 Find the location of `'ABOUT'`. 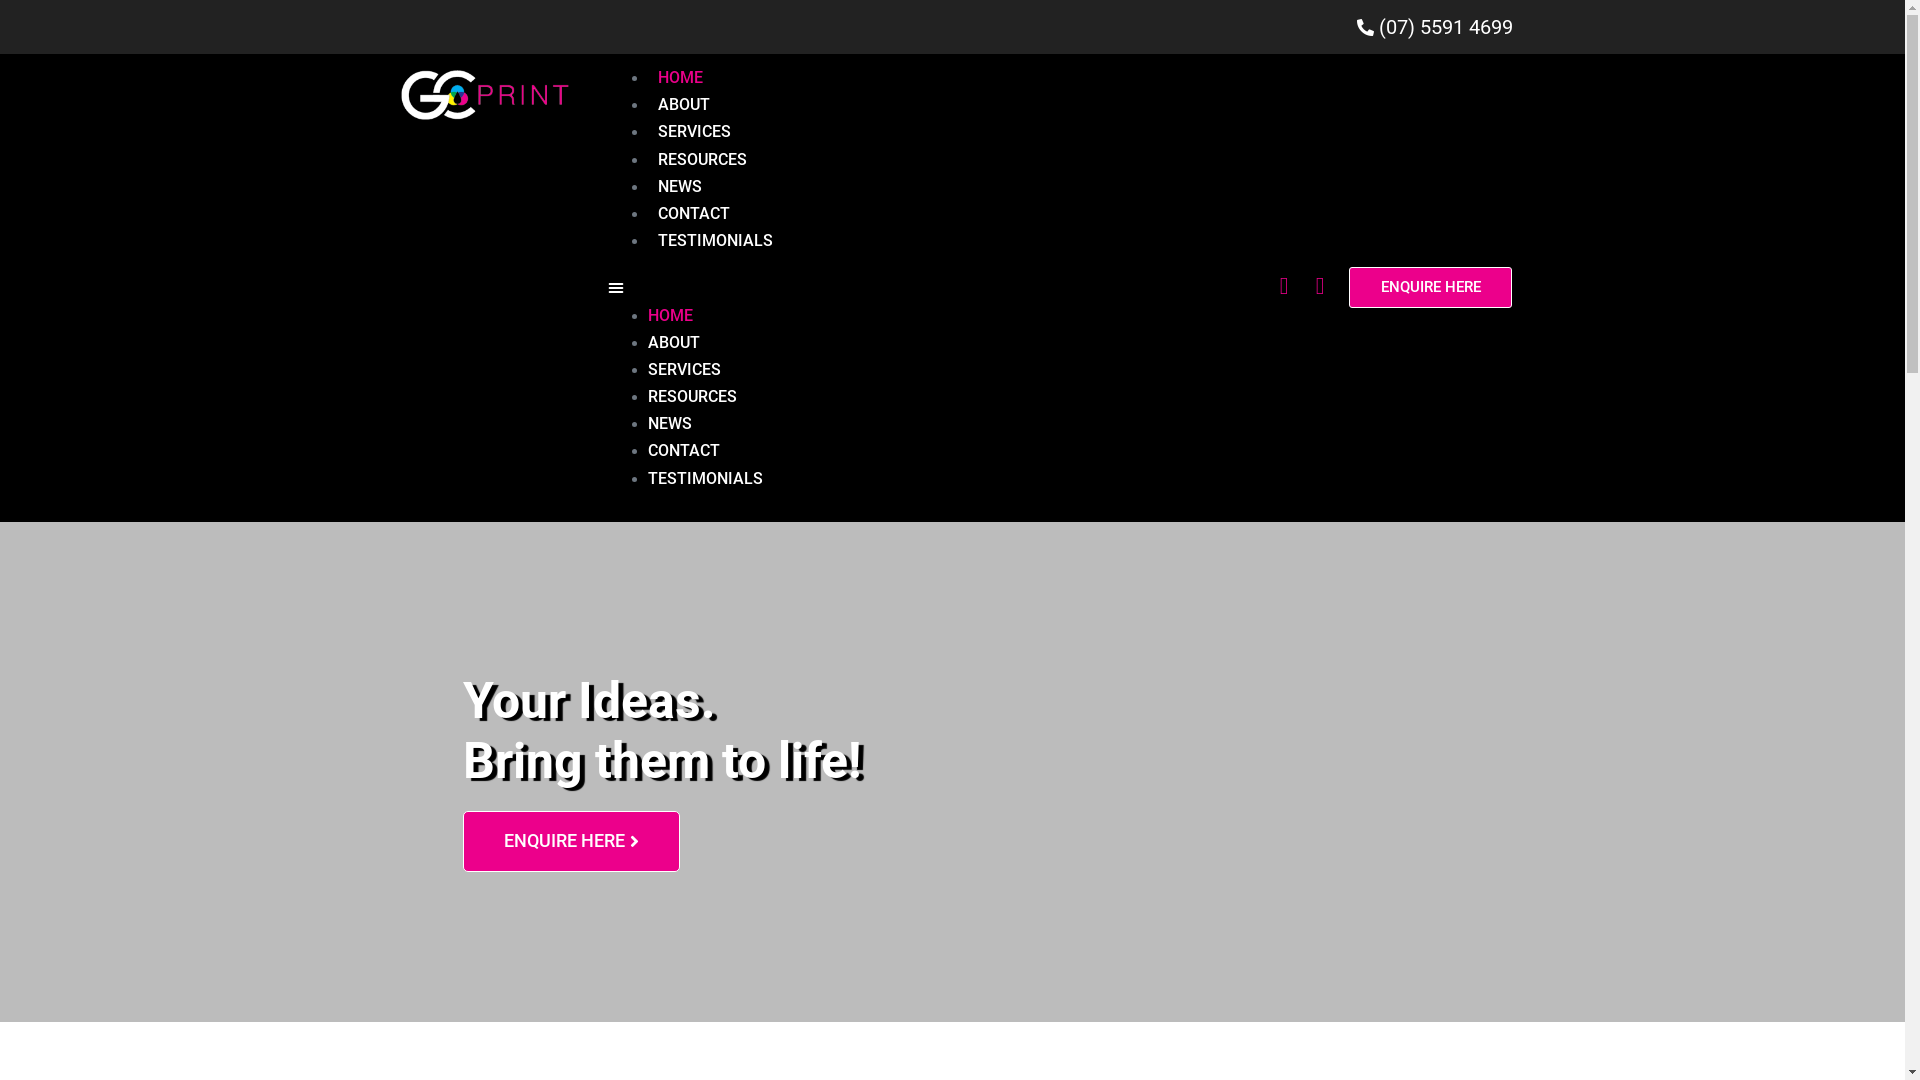

'ABOUT' is located at coordinates (684, 104).